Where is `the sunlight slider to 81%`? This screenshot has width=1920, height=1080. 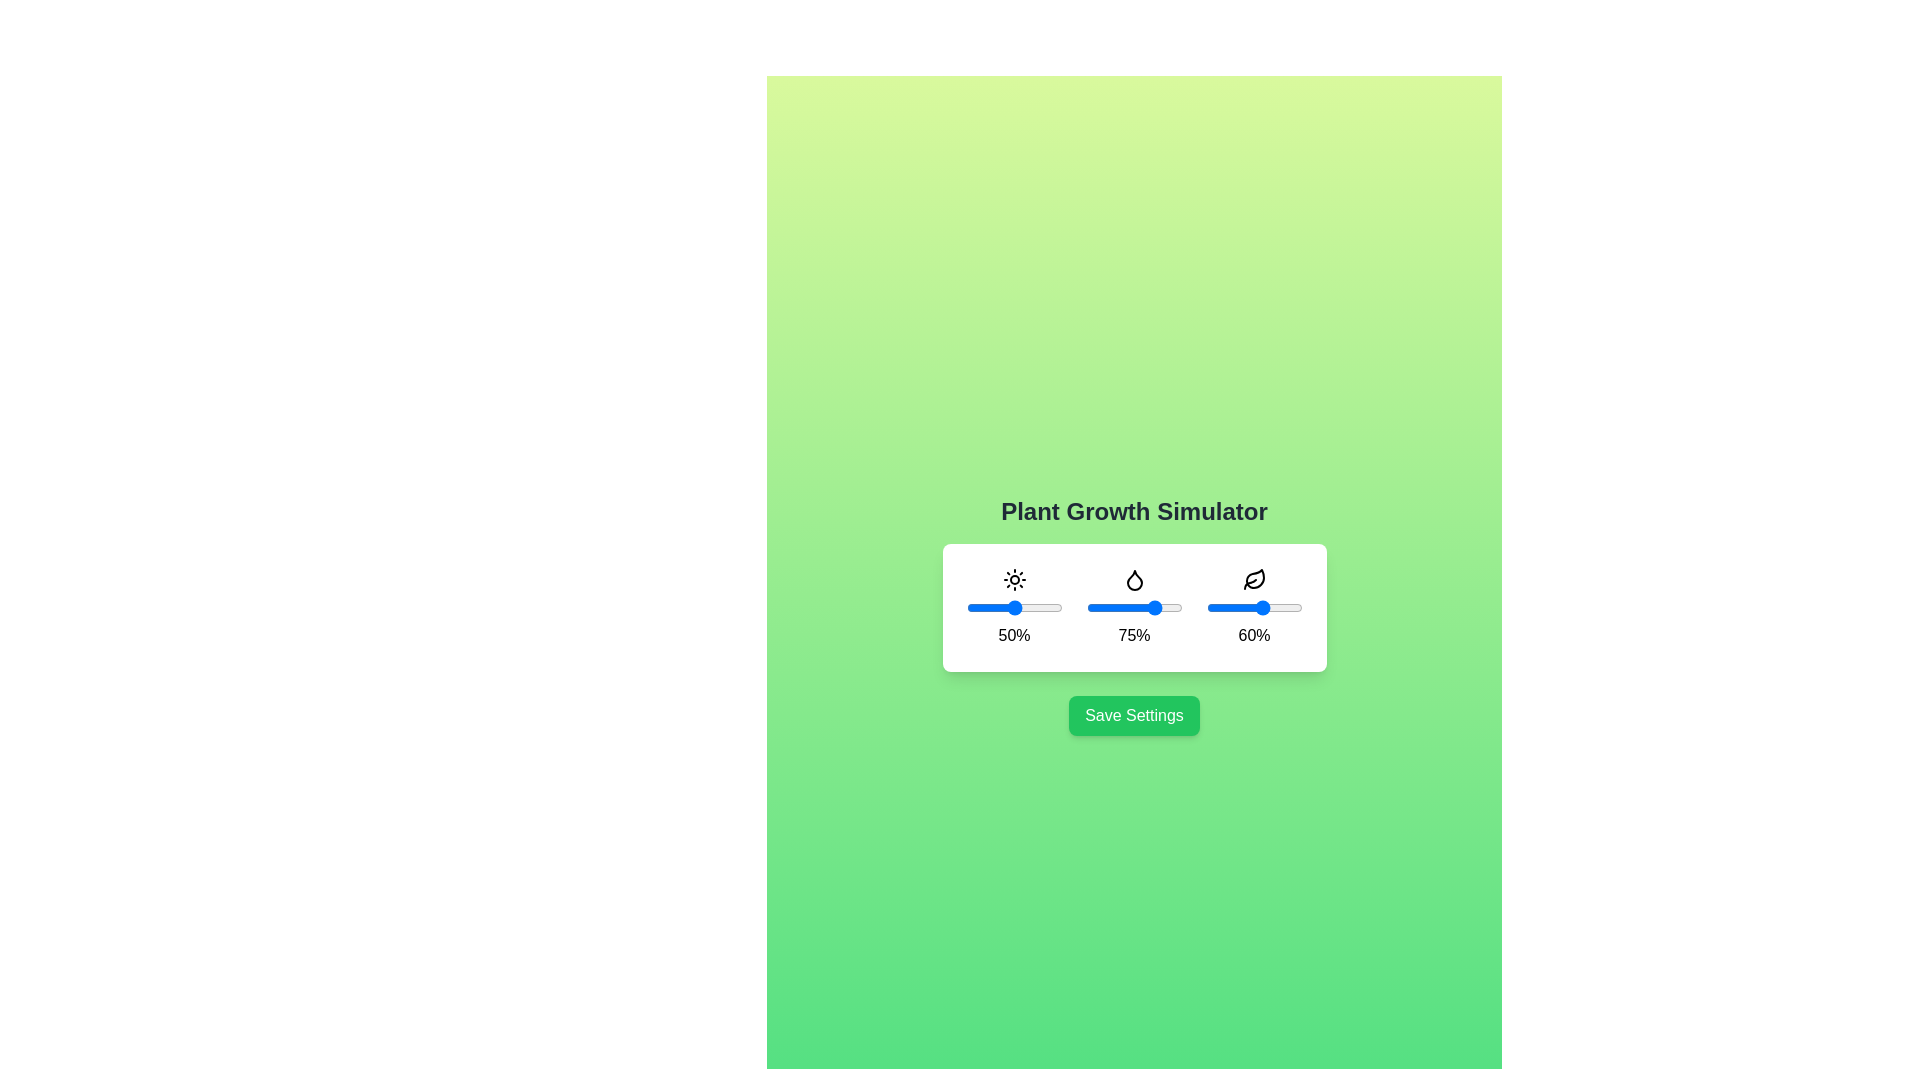 the sunlight slider to 81% is located at coordinates (1043, 607).